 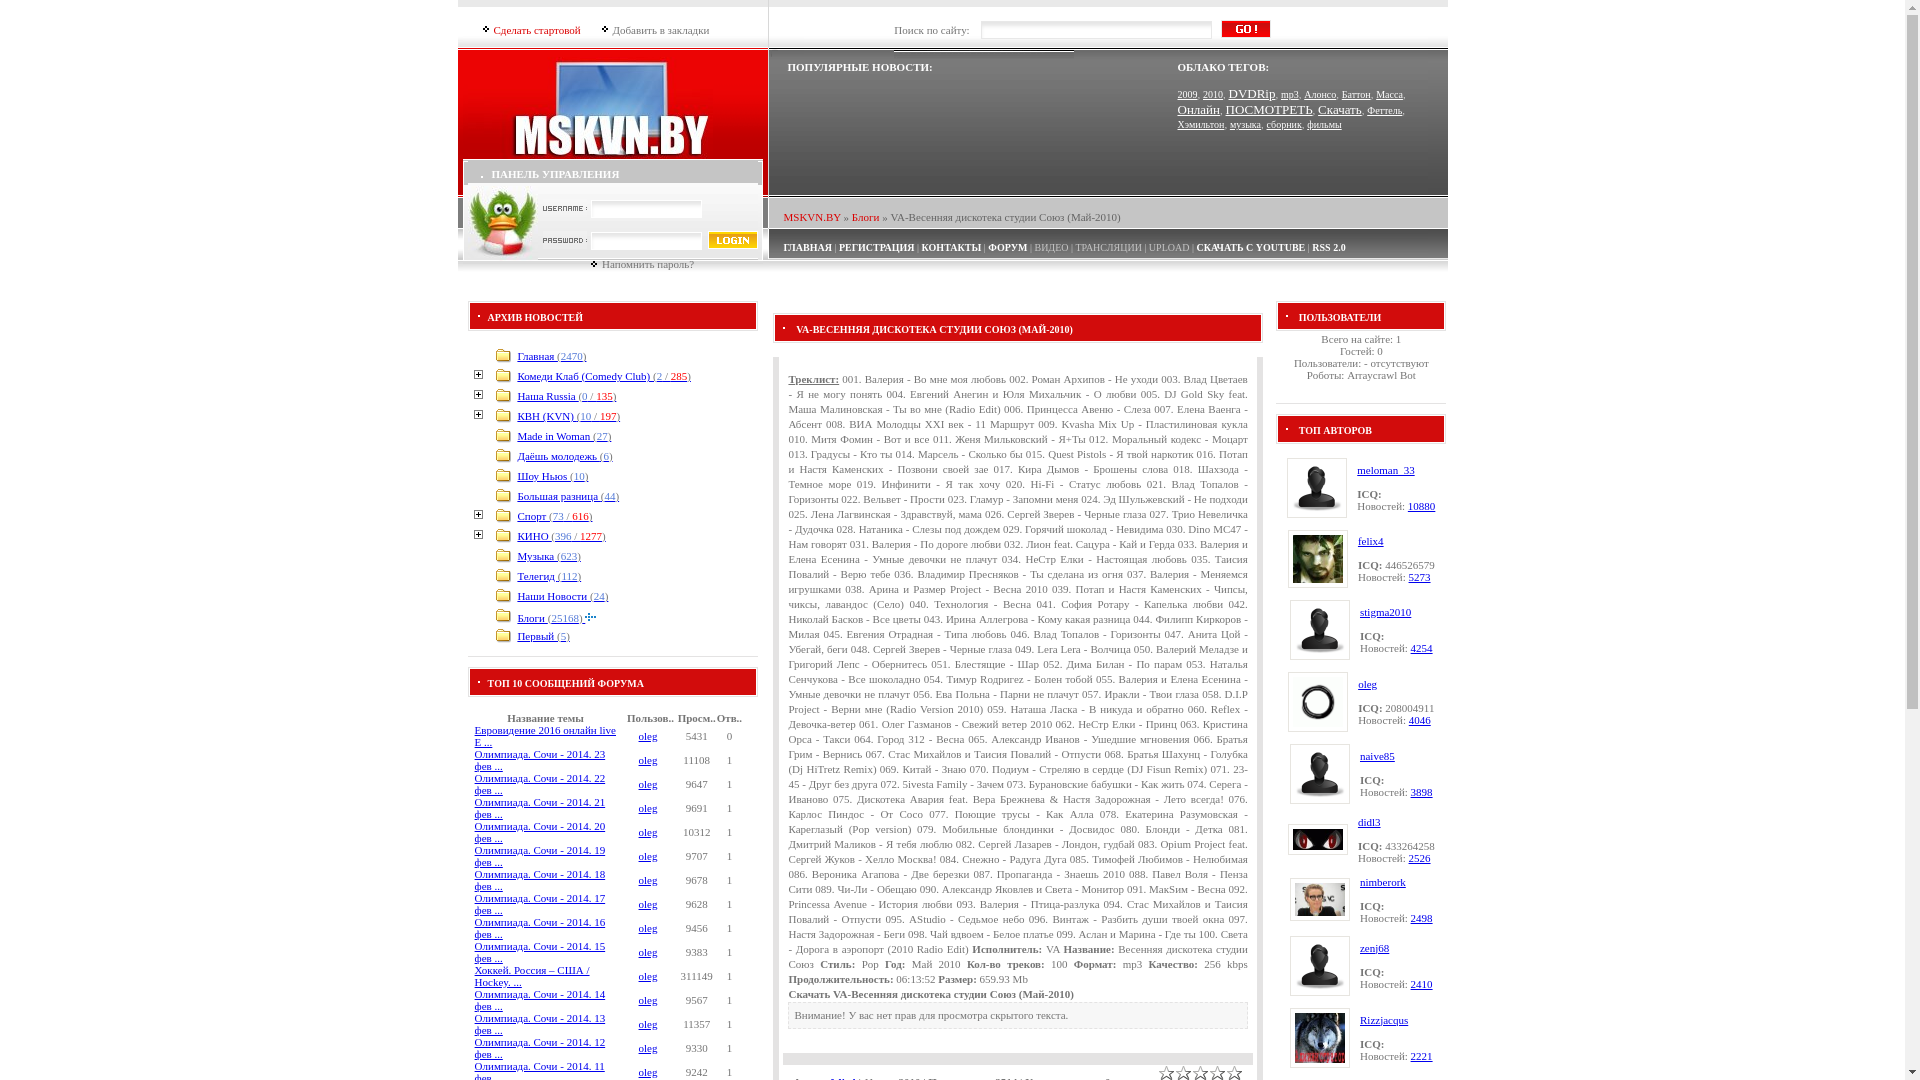 I want to click on 'oleg', so click(x=648, y=878).